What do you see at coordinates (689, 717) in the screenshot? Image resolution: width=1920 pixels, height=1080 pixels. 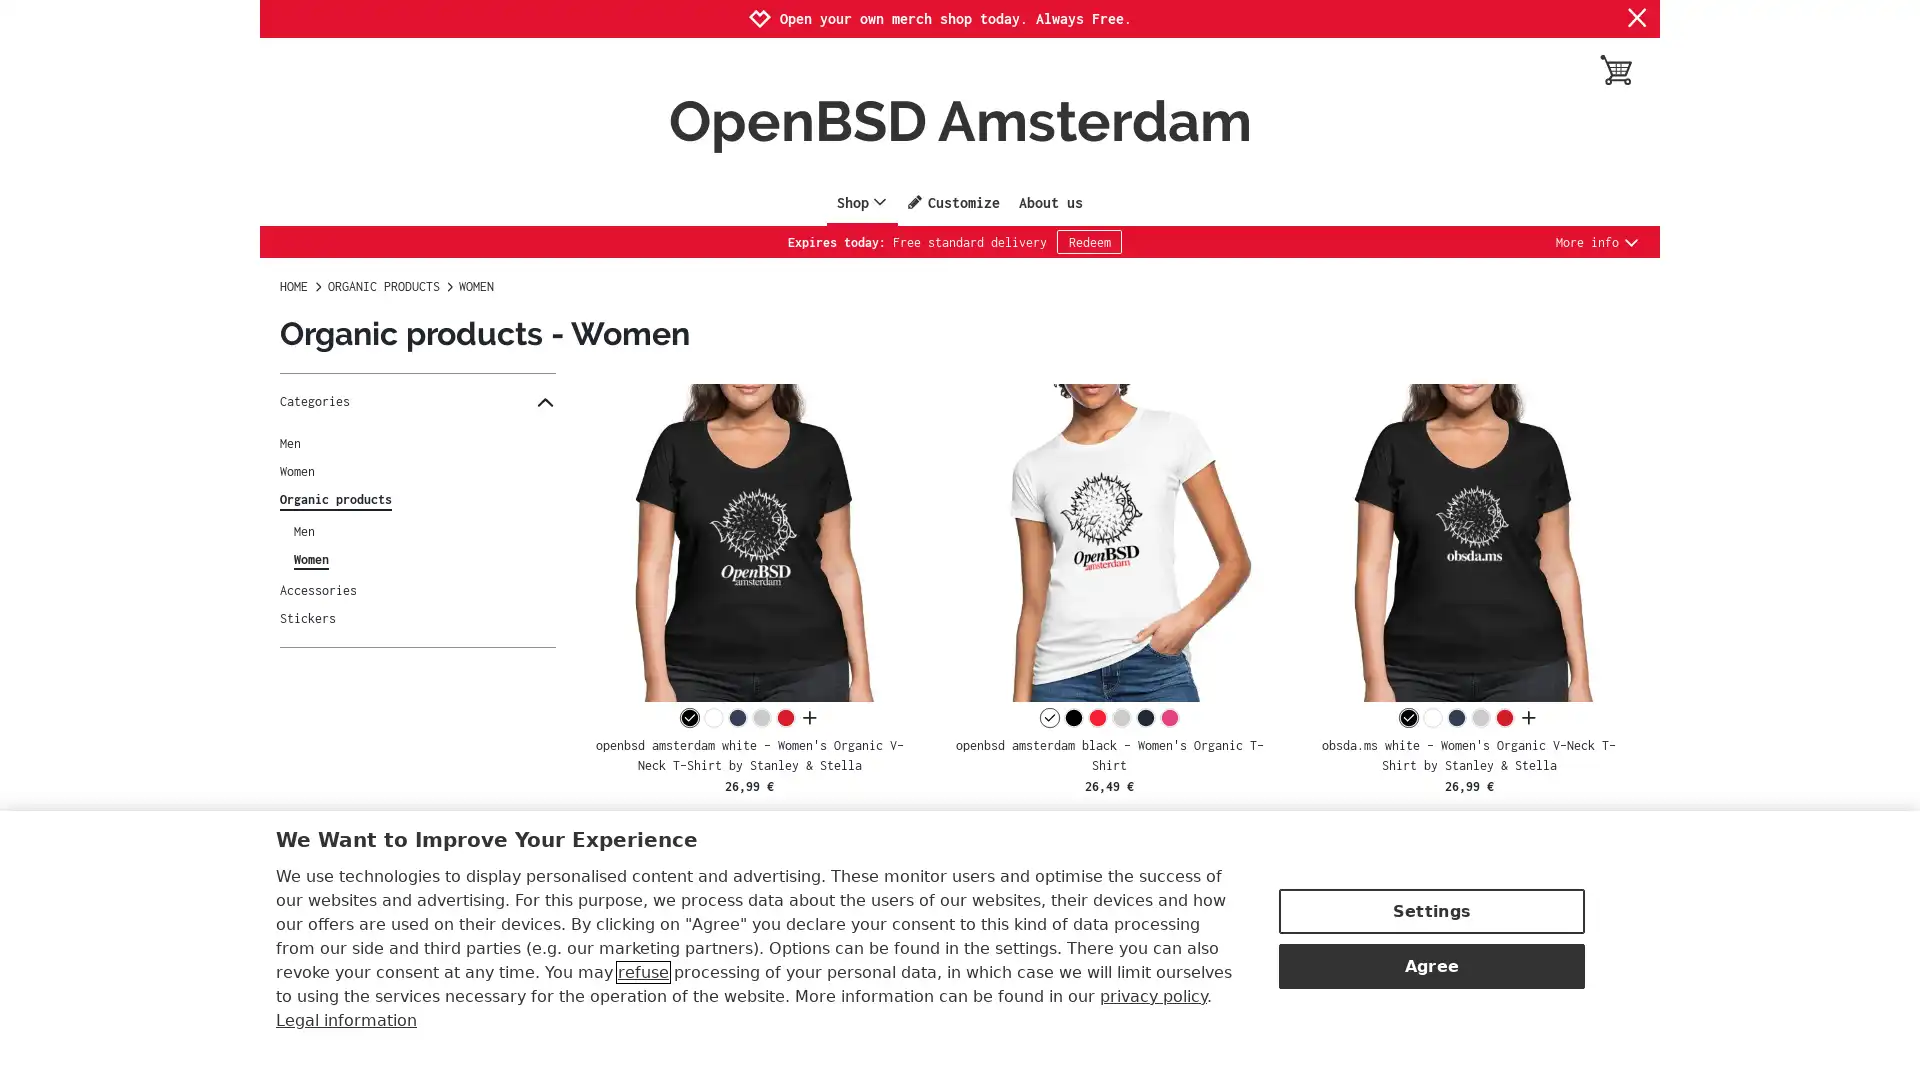 I see `black` at bounding box center [689, 717].